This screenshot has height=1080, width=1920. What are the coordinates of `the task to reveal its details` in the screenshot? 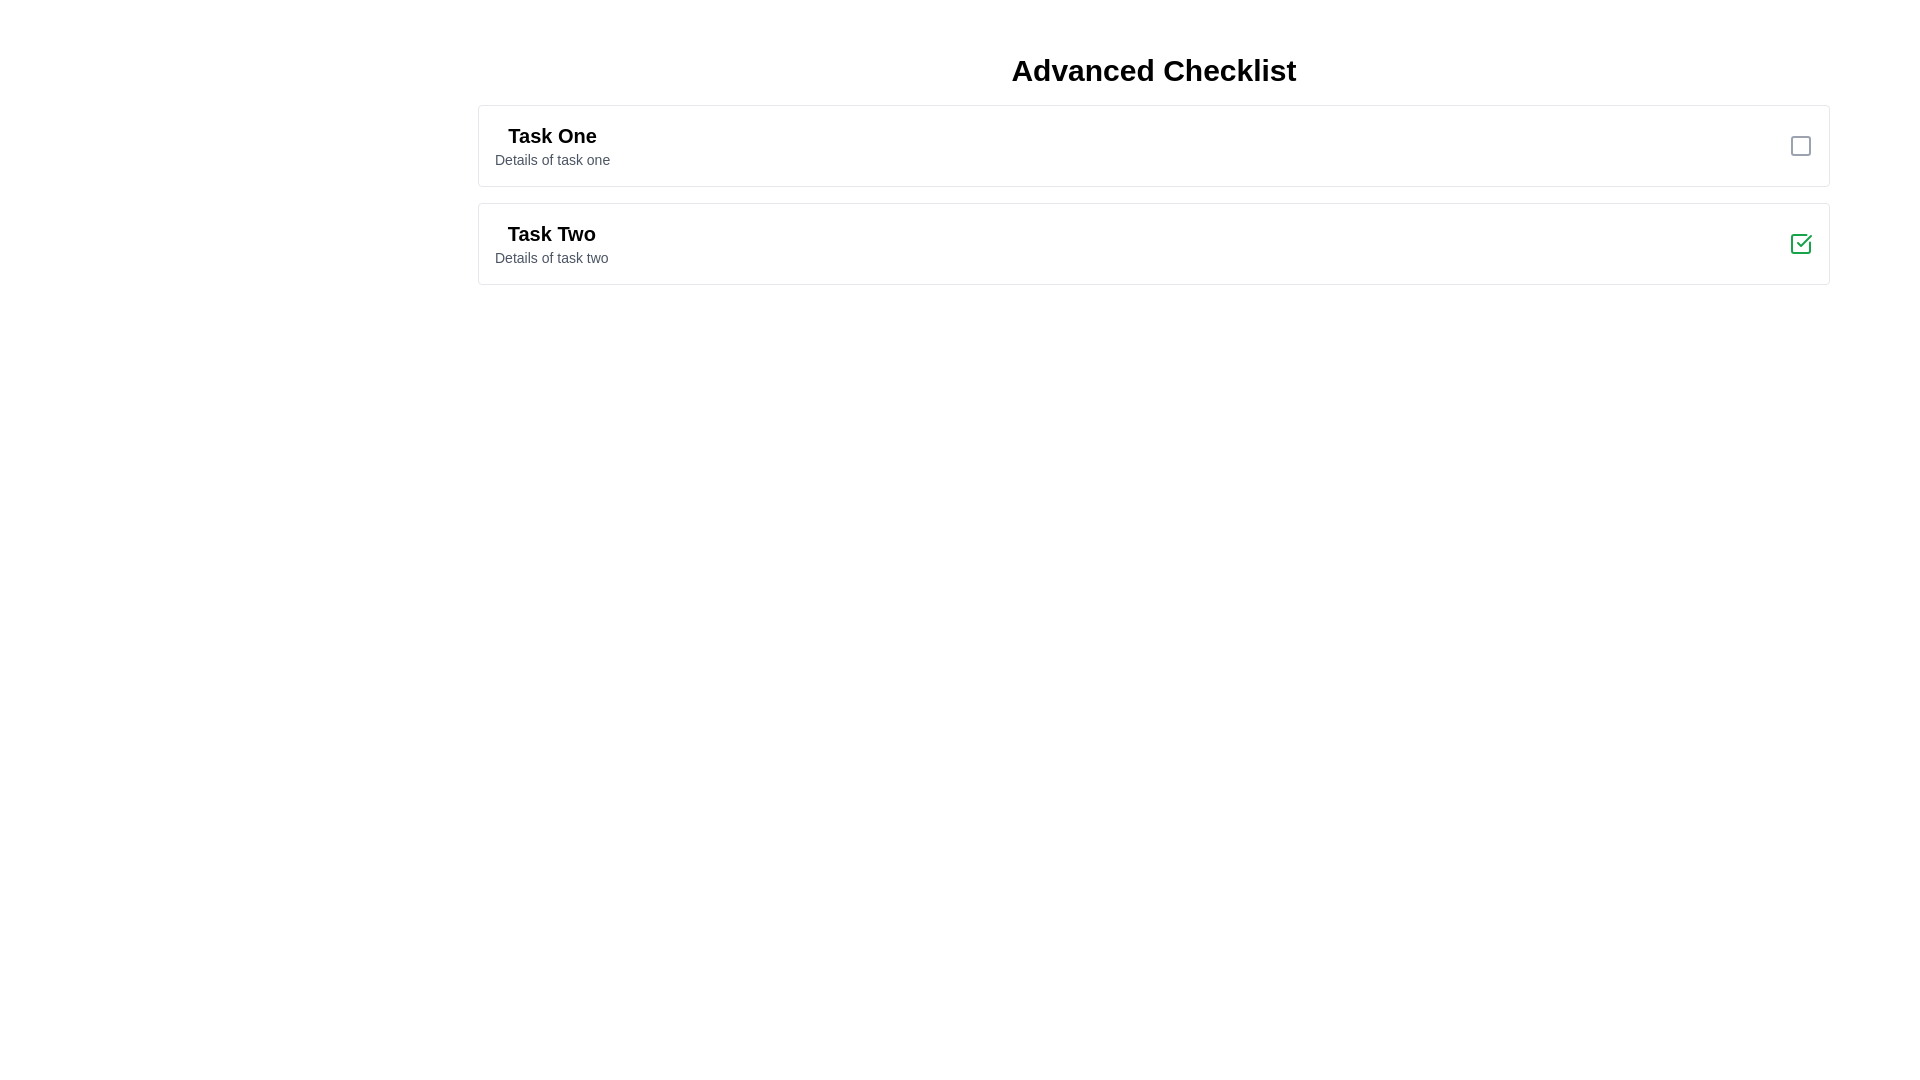 It's located at (552, 145).